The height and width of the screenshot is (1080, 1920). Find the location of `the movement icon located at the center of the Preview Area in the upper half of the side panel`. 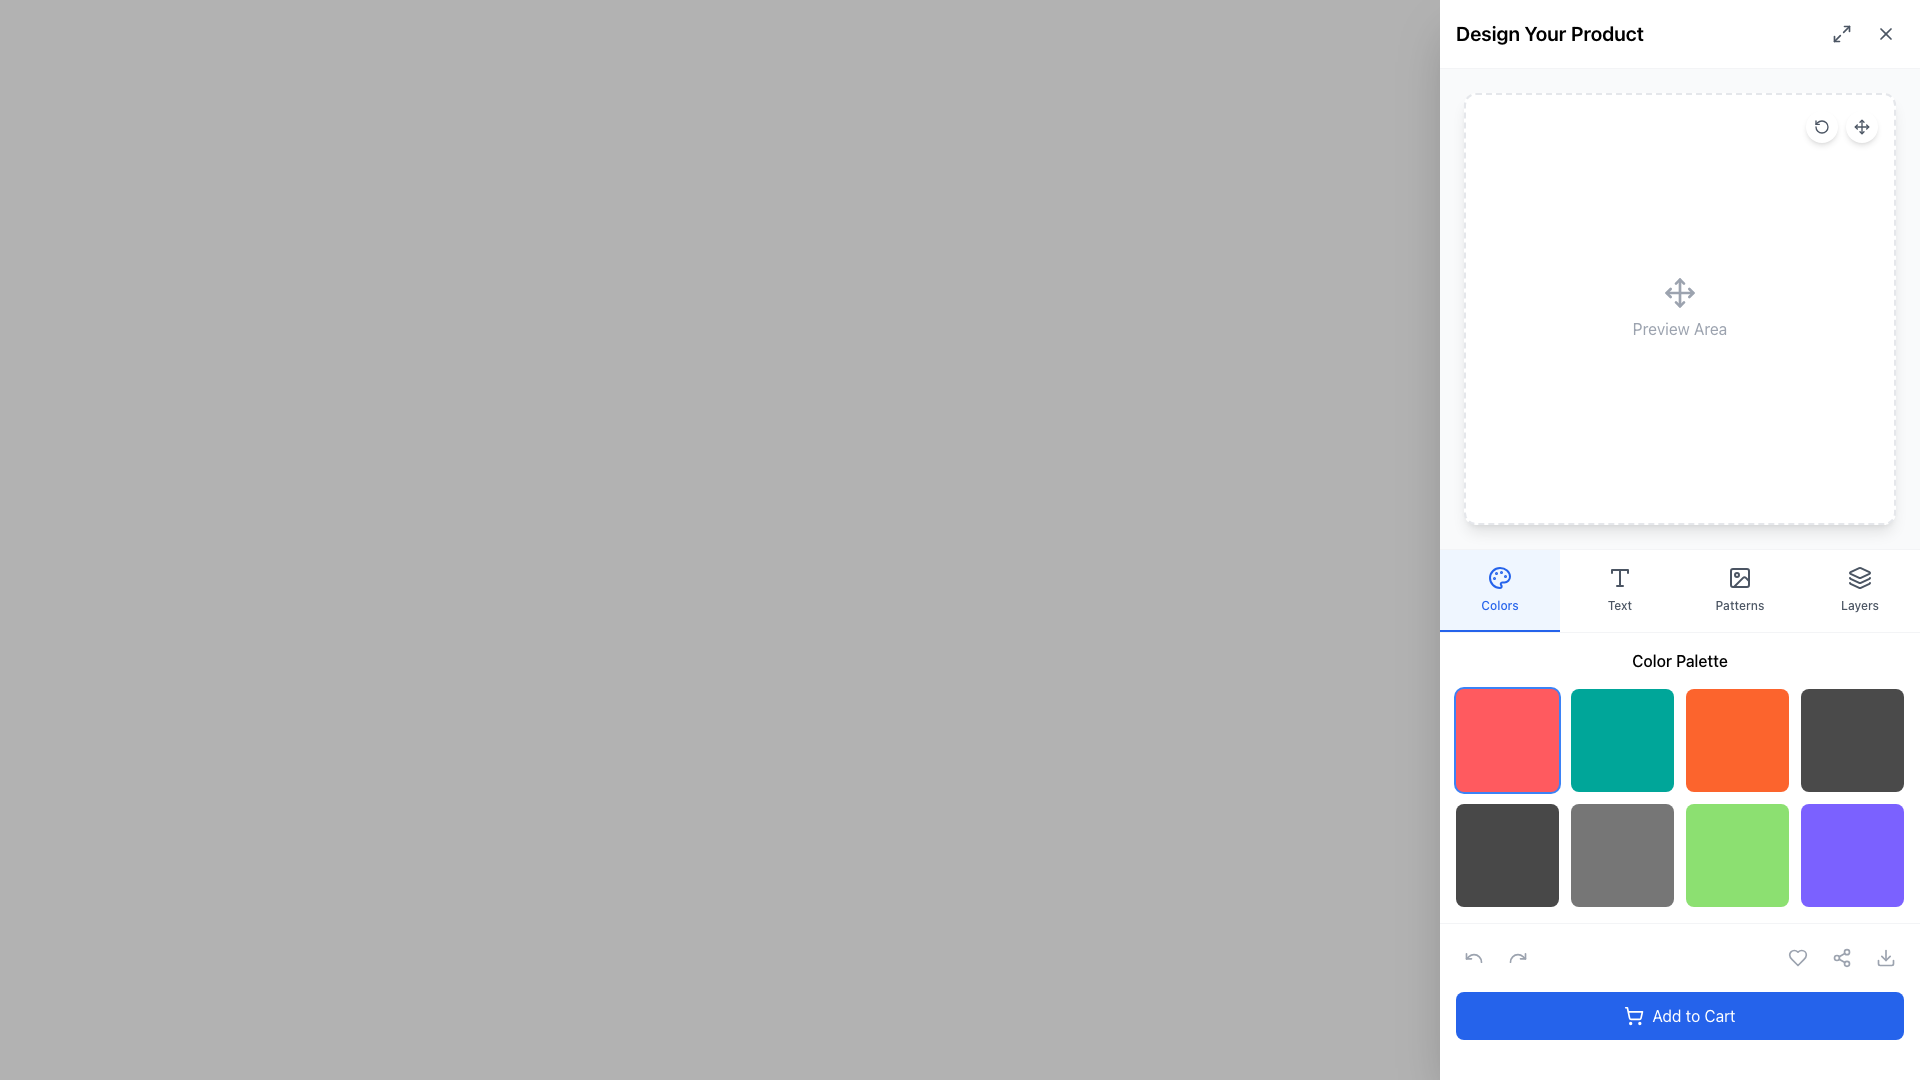

the movement icon located at the center of the Preview Area in the upper half of the side panel is located at coordinates (1680, 293).